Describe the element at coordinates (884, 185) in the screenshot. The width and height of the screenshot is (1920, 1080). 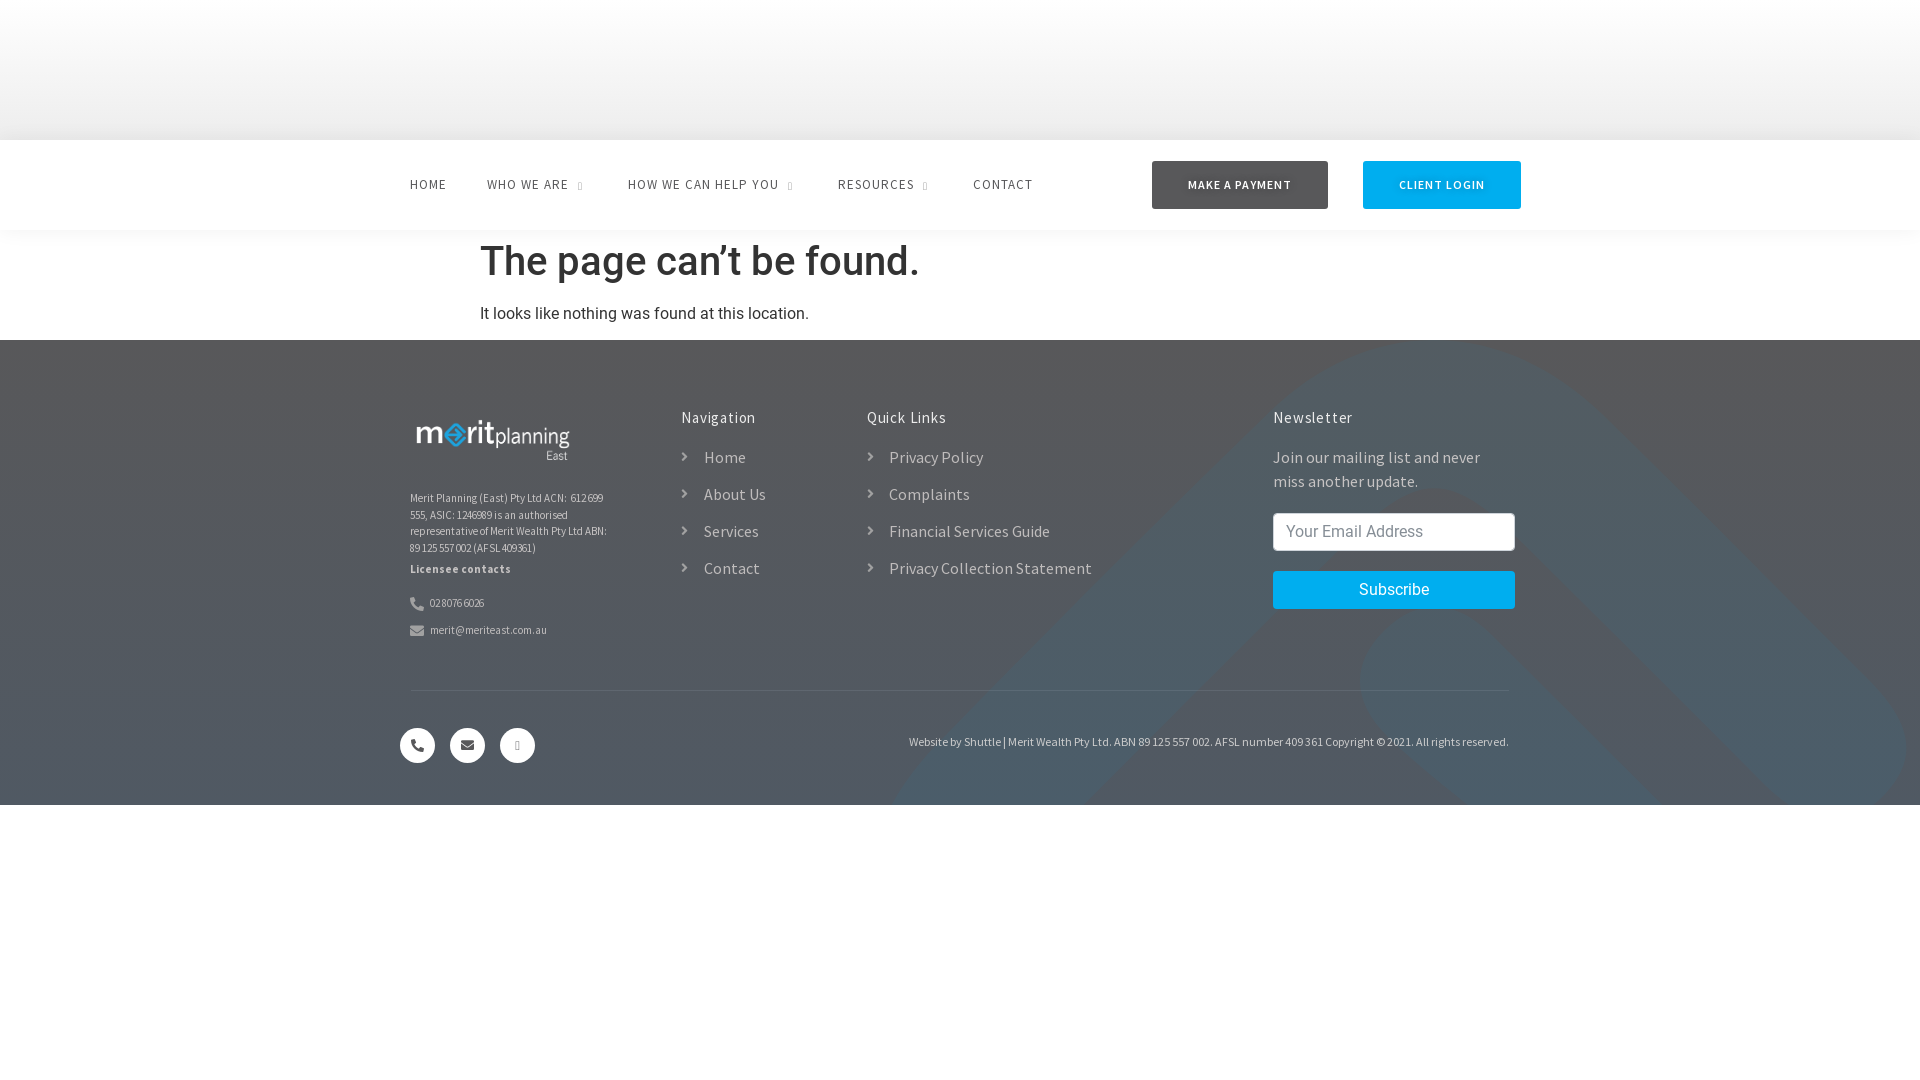
I see `'RESOURCES'` at that location.